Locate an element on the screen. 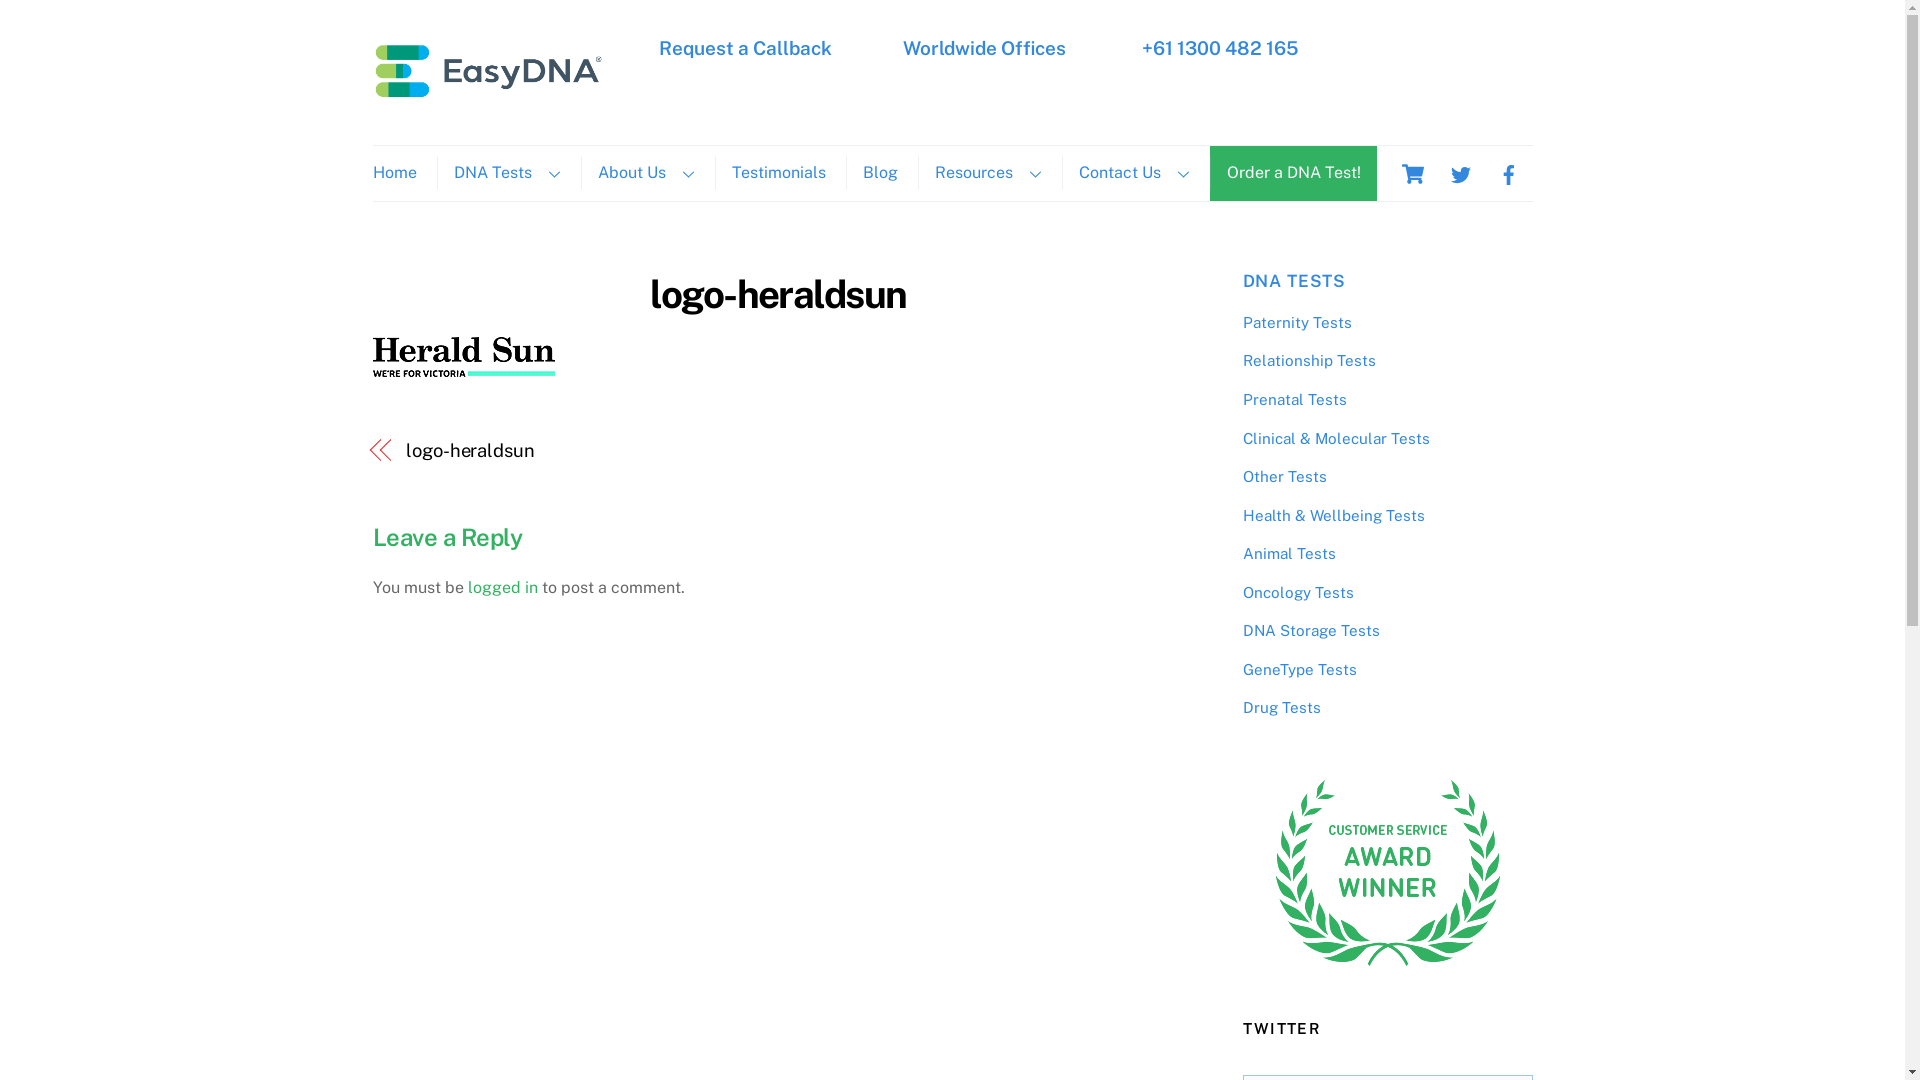  'DNA Tests' is located at coordinates (505, 172).